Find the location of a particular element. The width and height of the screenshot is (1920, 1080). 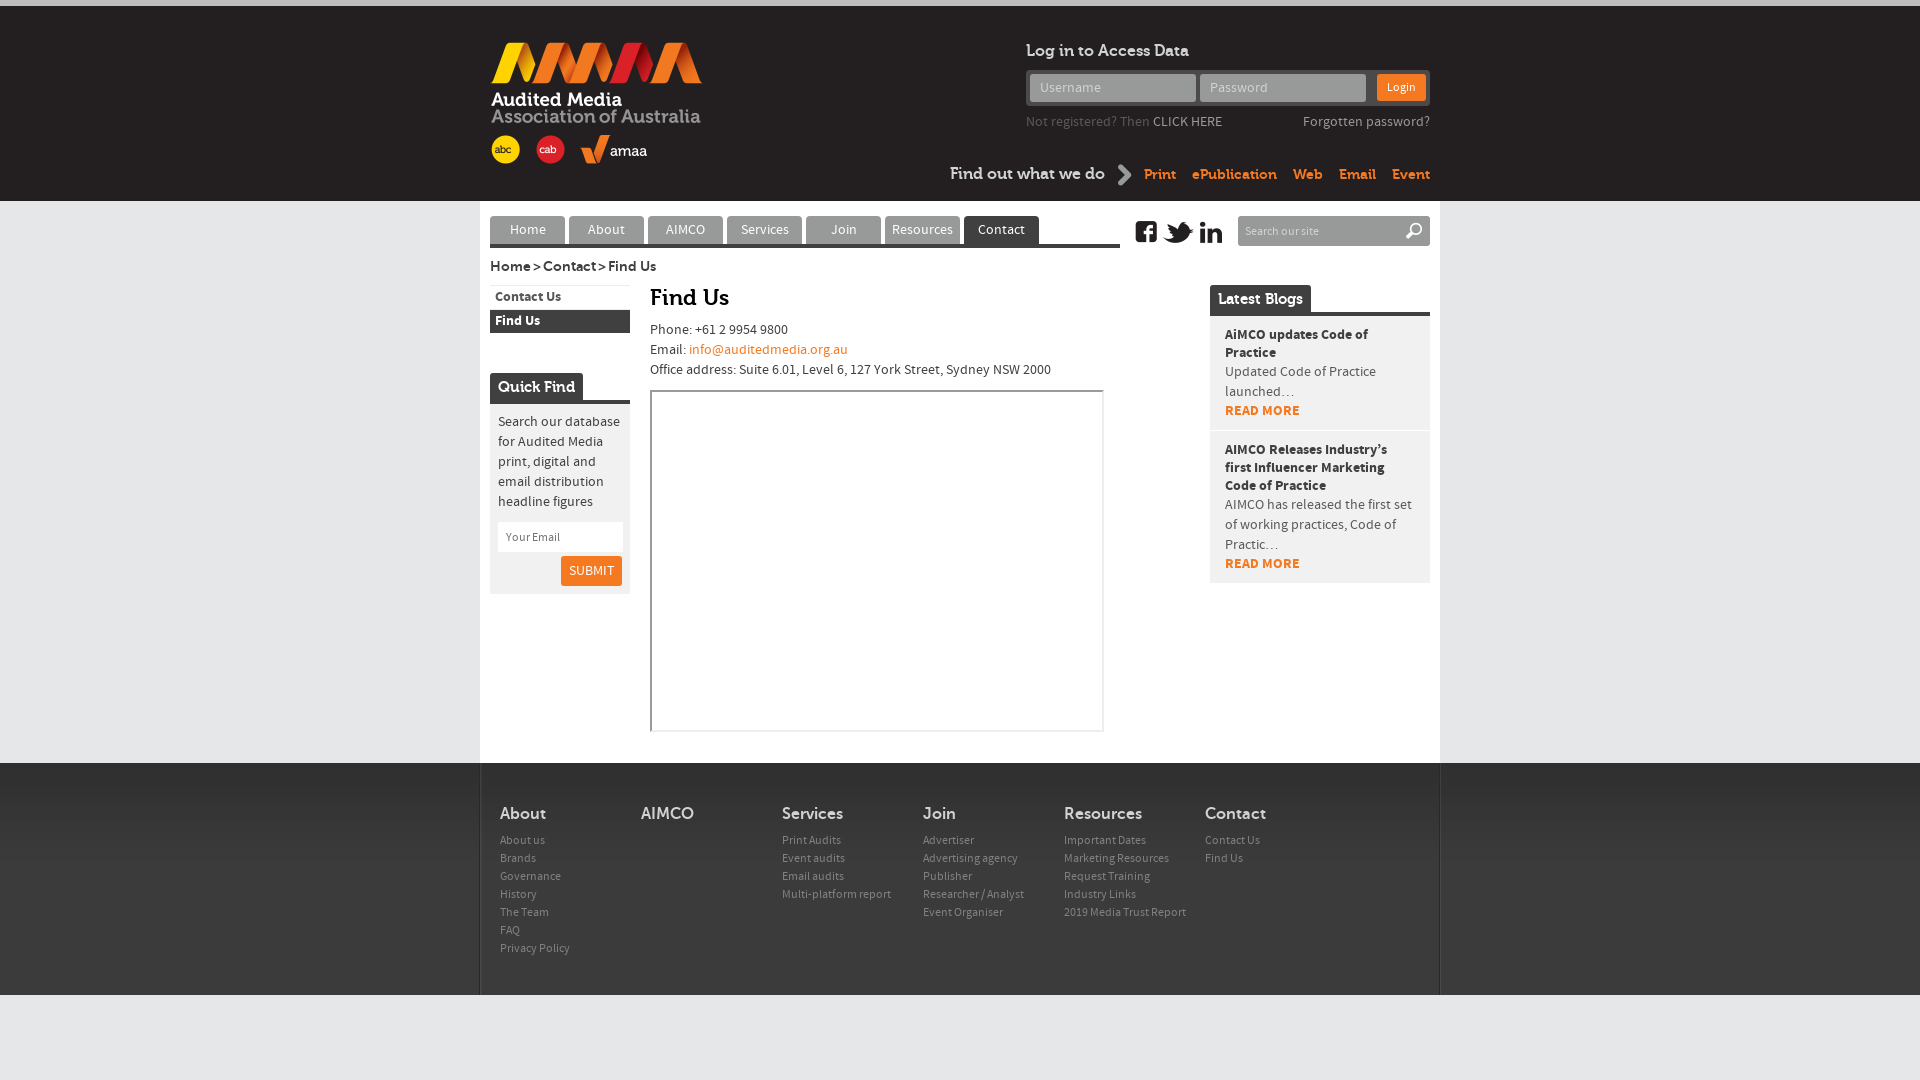

'The Team' is located at coordinates (499, 912).